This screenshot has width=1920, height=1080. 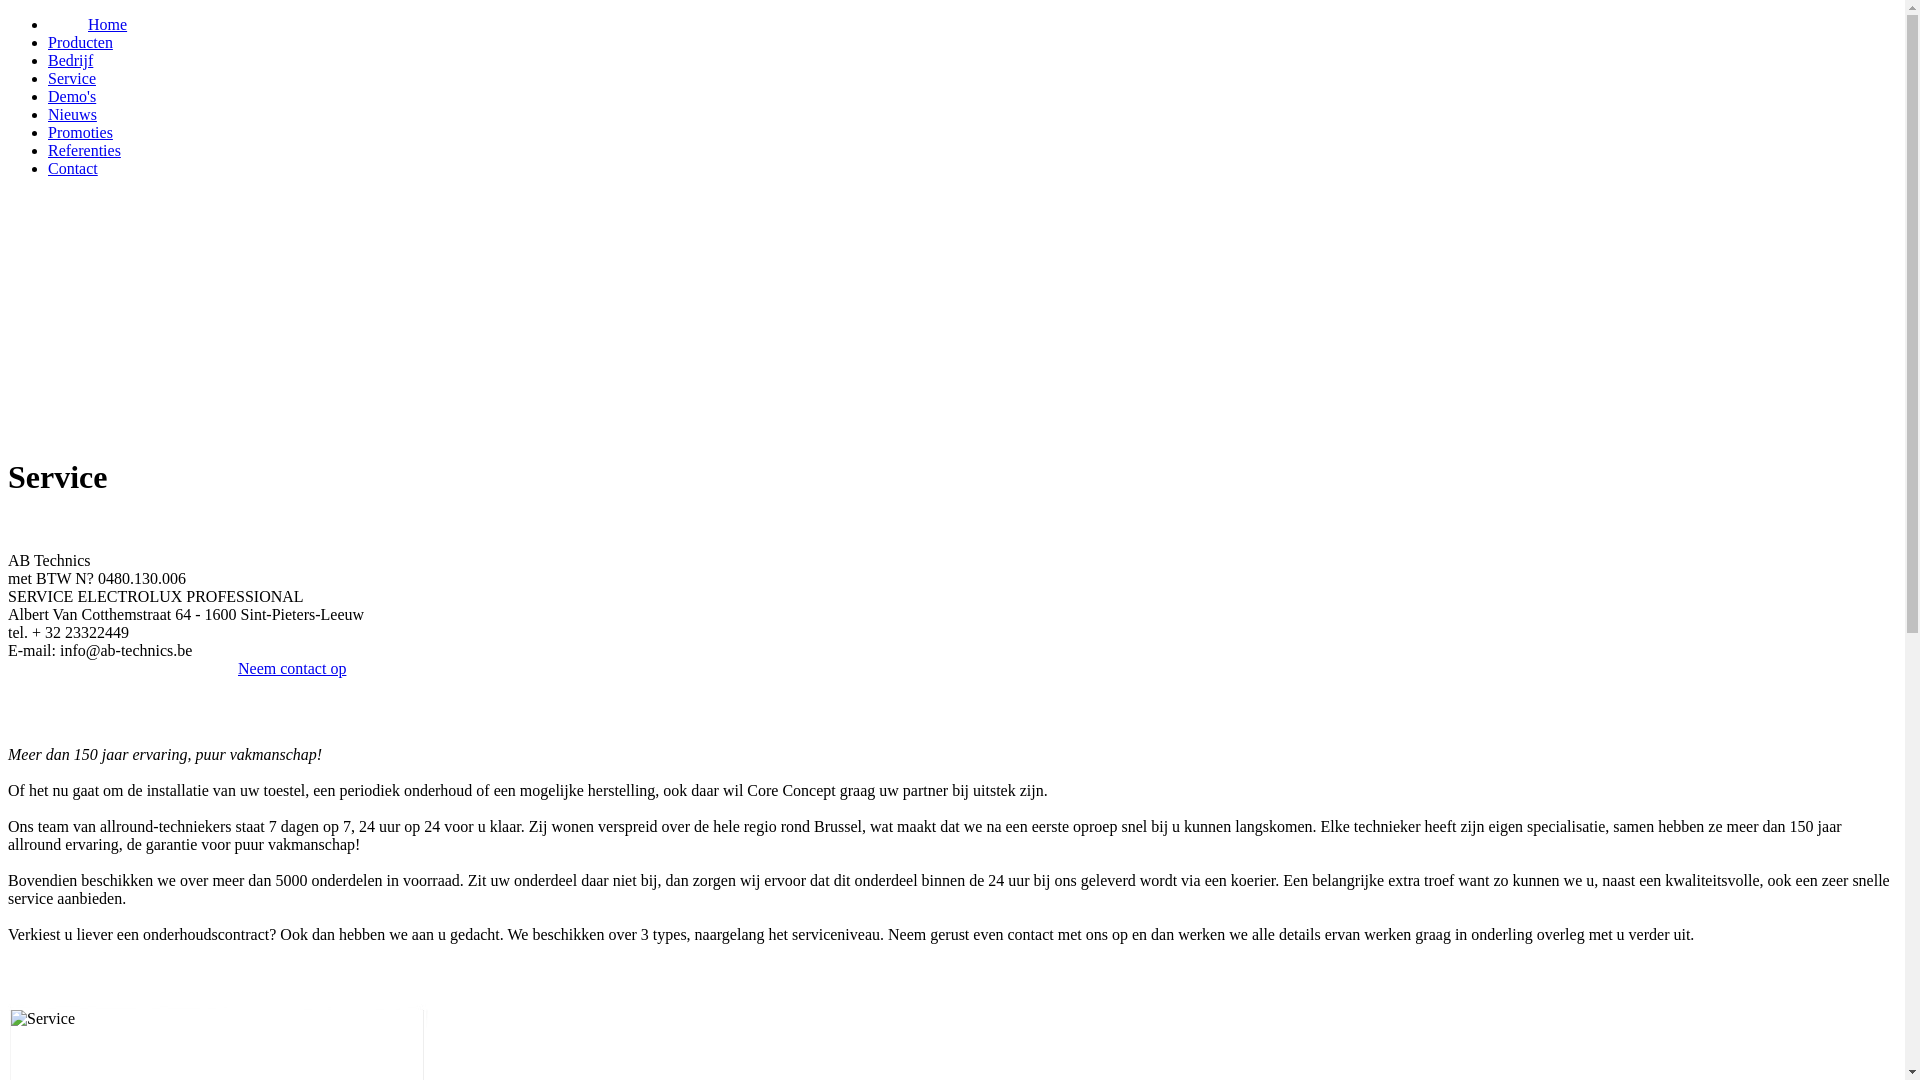 I want to click on 'Bedrijf', so click(x=48, y=59).